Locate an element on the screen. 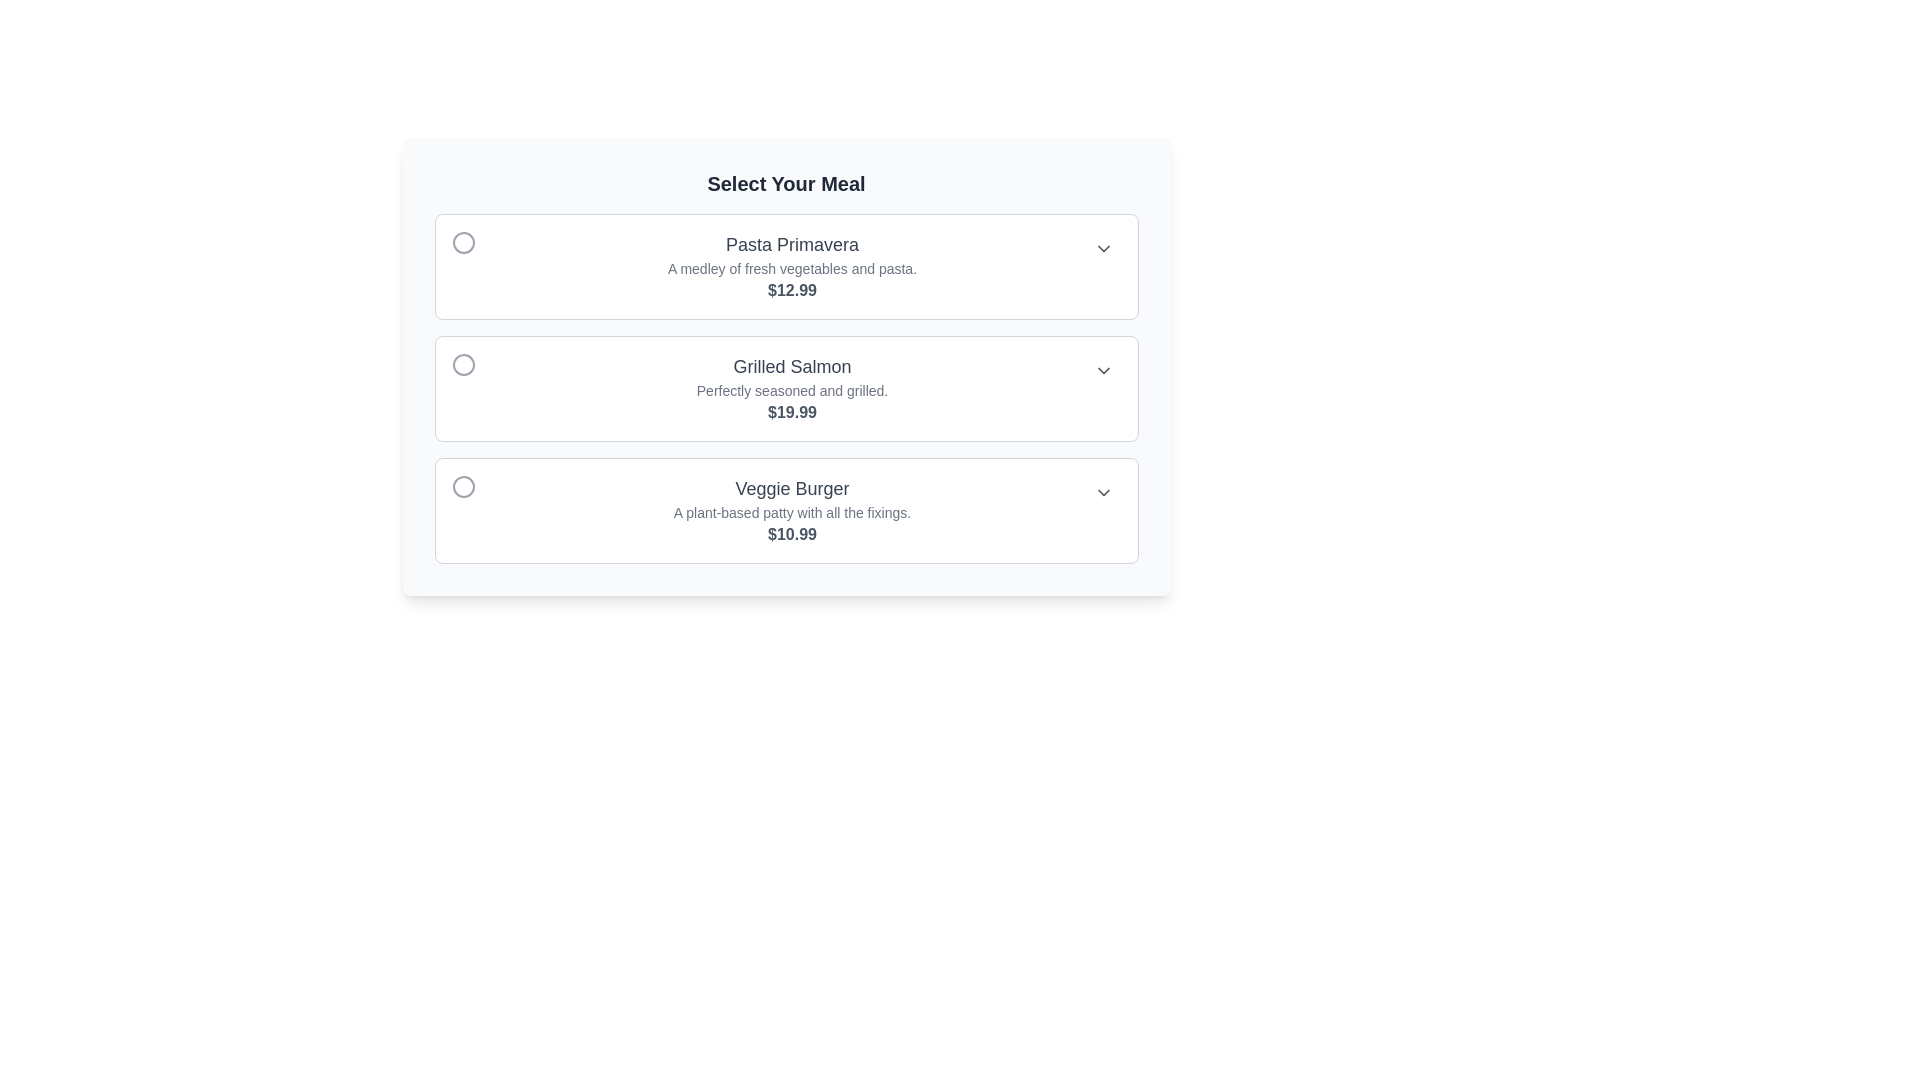 This screenshot has width=1920, height=1080. the dropdown chevron icon button located at the right end of the 'Grilled Salmon' card to provide visual feedback is located at coordinates (1102, 370).